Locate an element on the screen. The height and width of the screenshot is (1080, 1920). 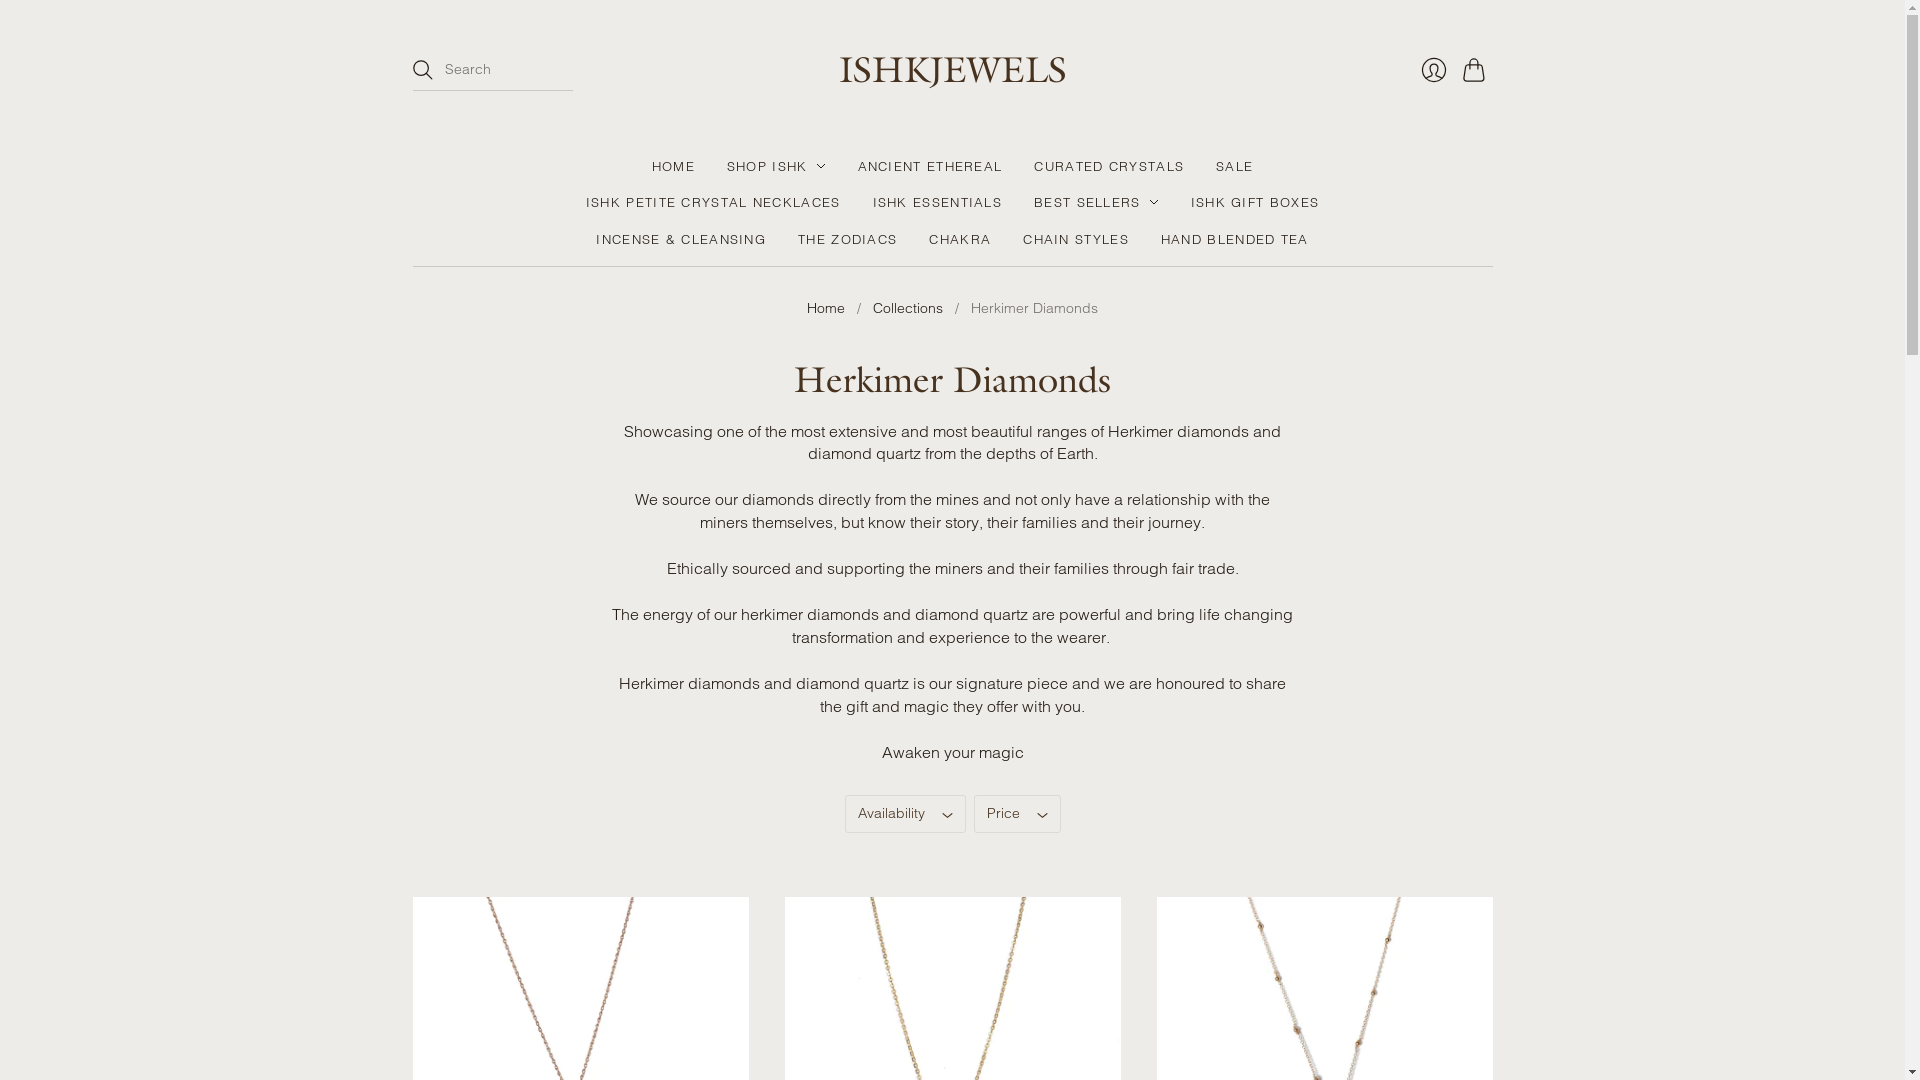
'Login' is located at coordinates (1432, 68).